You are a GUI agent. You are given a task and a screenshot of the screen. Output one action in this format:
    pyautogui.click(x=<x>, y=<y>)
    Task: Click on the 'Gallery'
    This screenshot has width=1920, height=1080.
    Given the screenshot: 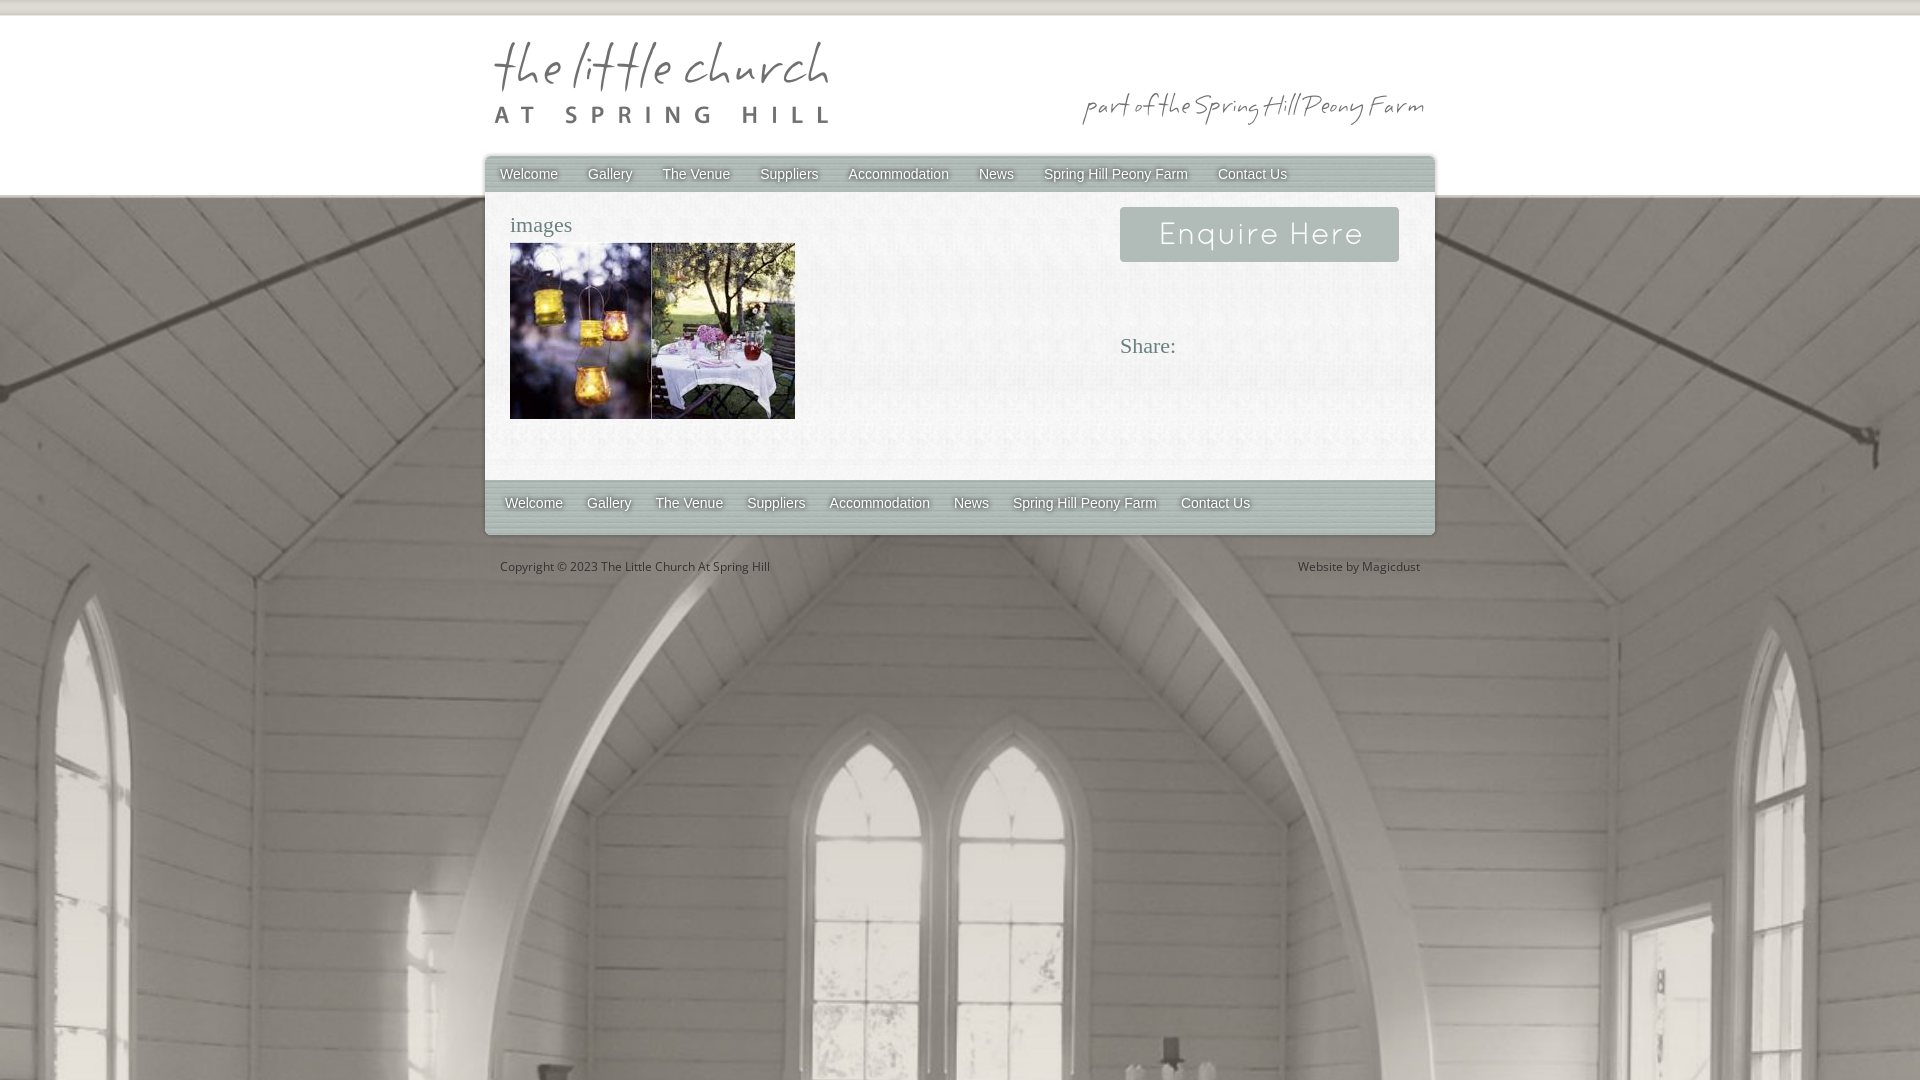 What is the action you would take?
    pyautogui.click(x=608, y=172)
    